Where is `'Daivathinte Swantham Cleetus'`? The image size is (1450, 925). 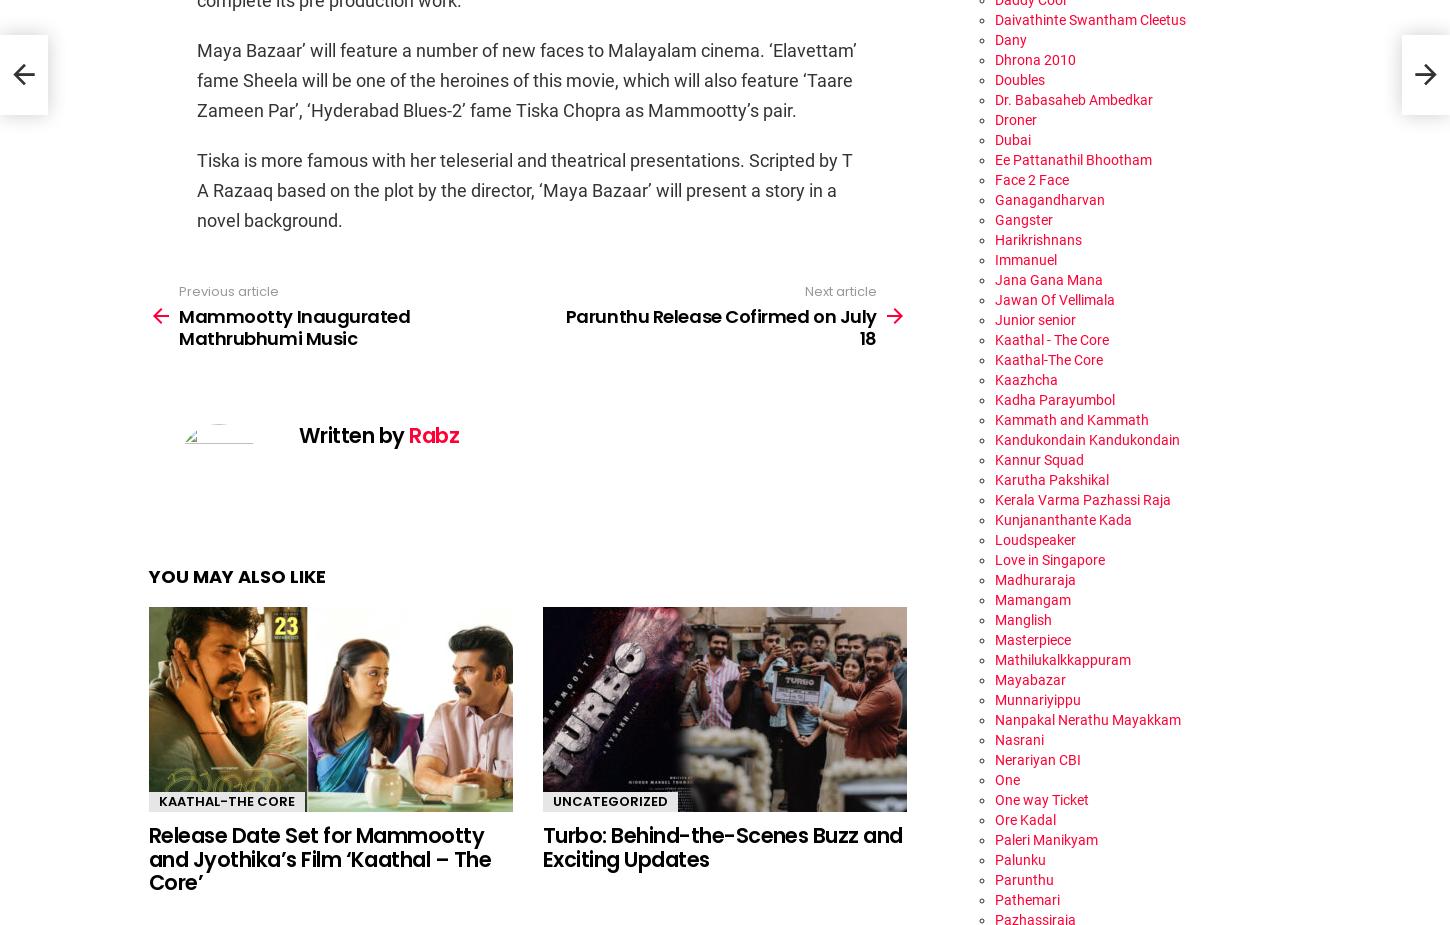 'Daivathinte Swantham Cleetus' is located at coordinates (994, 17).